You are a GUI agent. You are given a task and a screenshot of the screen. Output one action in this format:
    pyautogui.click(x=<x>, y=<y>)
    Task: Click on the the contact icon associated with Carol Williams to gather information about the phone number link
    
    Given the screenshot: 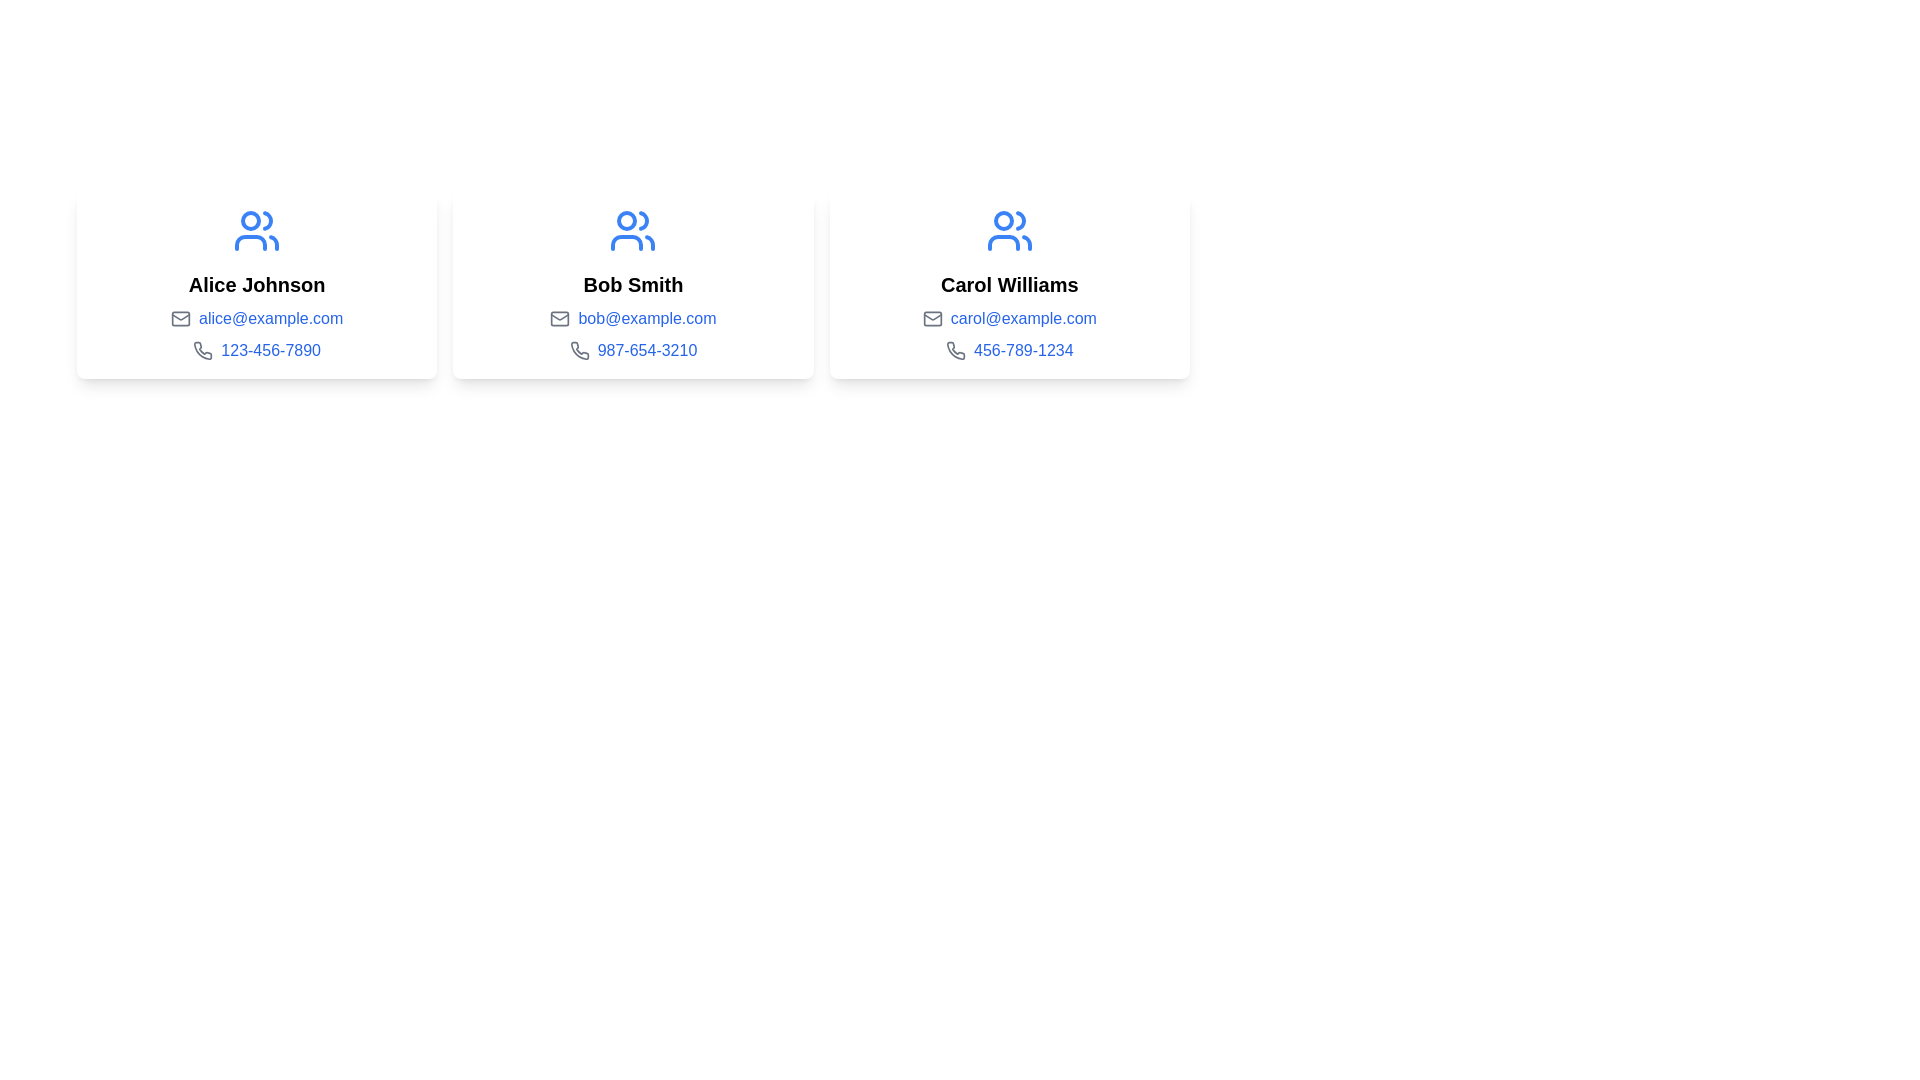 What is the action you would take?
    pyautogui.click(x=954, y=350)
    